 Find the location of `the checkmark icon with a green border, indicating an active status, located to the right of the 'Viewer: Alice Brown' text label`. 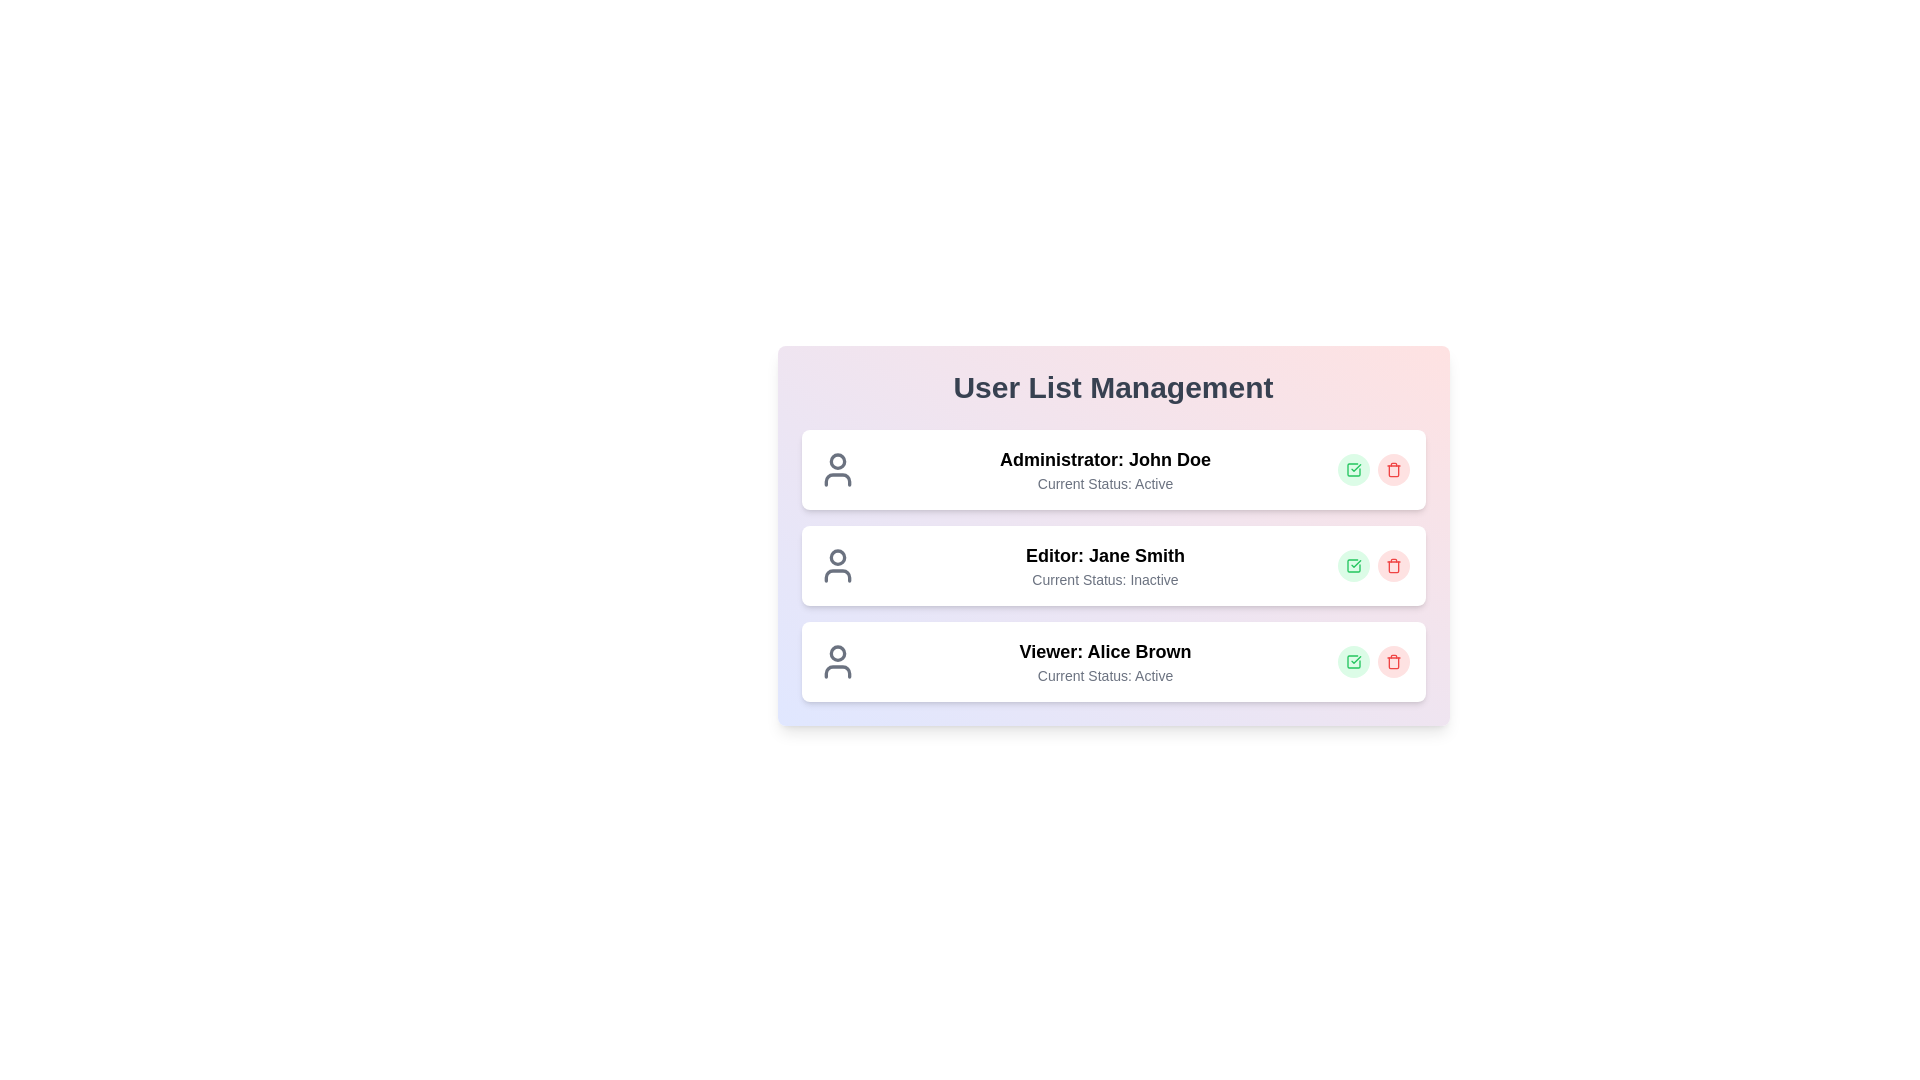

the checkmark icon with a green border, indicating an active status, located to the right of the 'Viewer: Alice Brown' text label is located at coordinates (1353, 470).